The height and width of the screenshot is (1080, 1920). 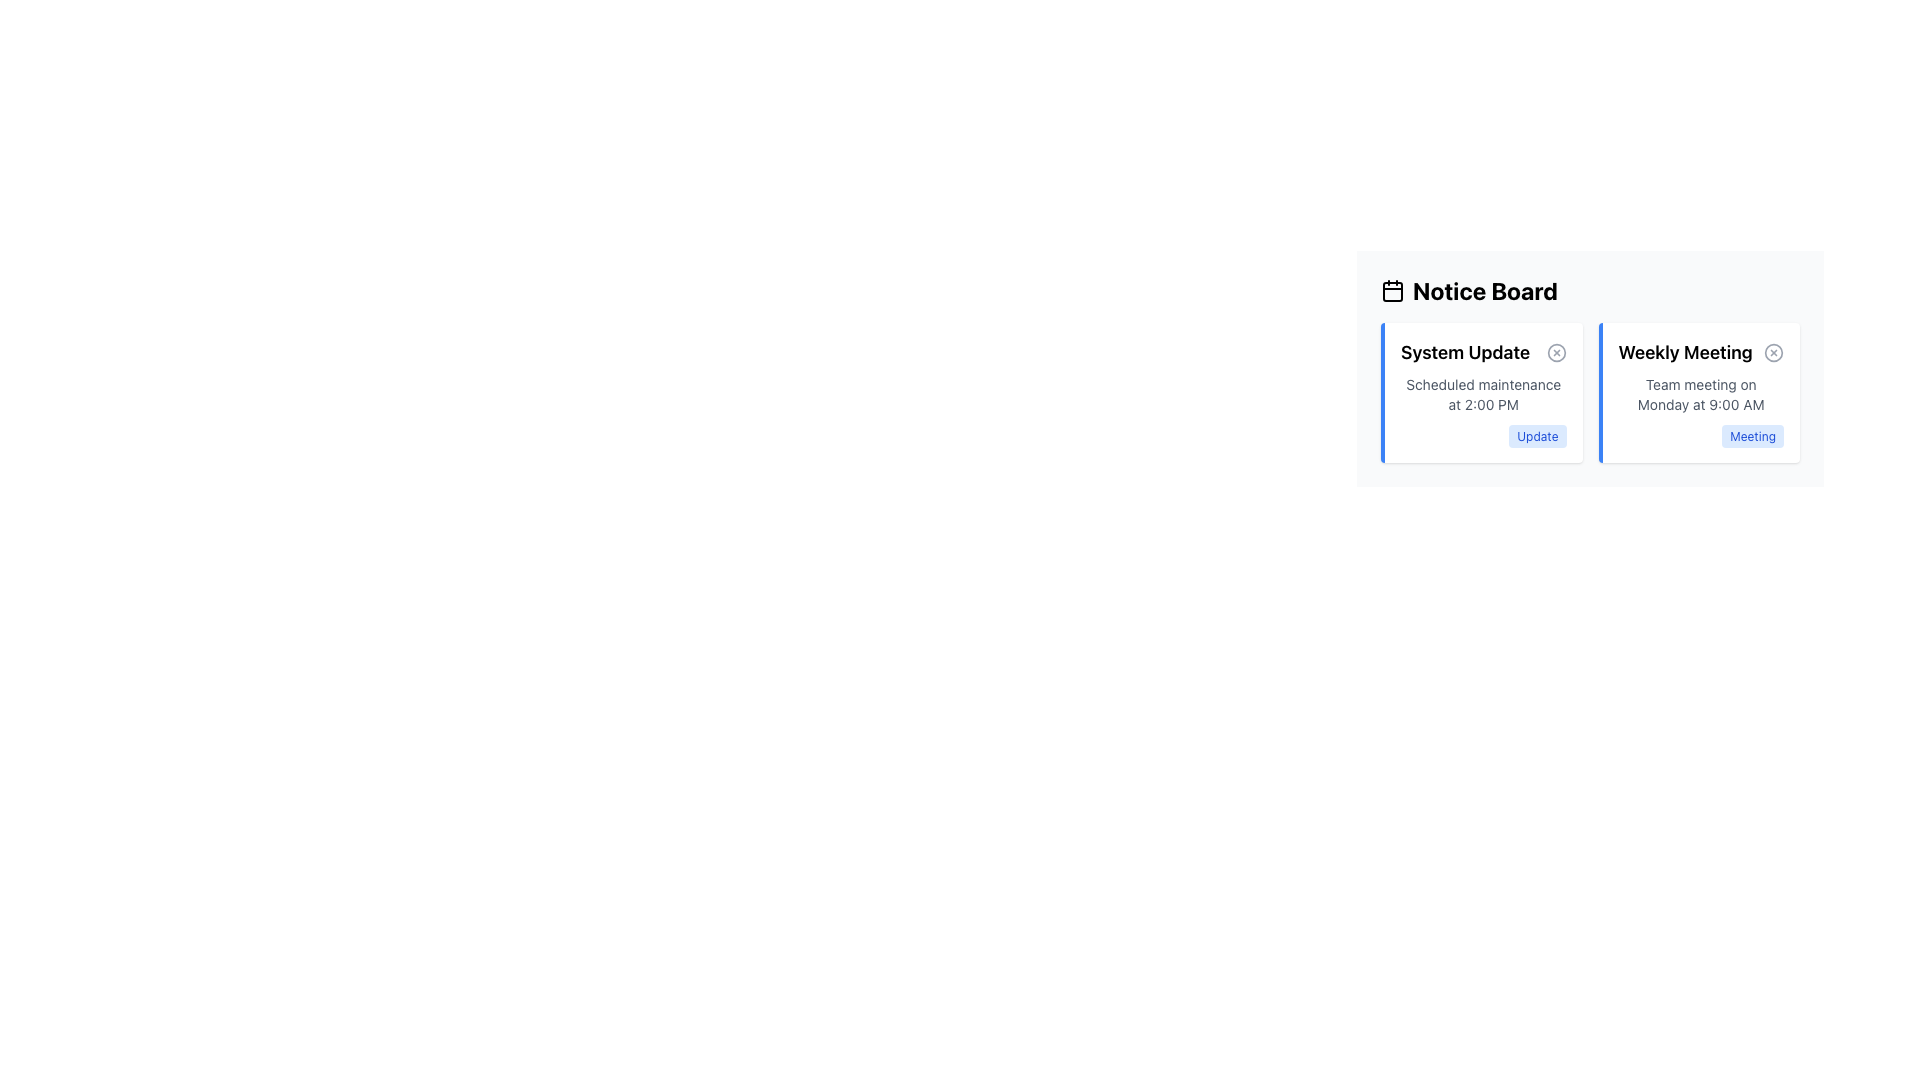 I want to click on the stylized calendar icon located at the beginning of the 'Notice Board' section, so click(x=1391, y=290).